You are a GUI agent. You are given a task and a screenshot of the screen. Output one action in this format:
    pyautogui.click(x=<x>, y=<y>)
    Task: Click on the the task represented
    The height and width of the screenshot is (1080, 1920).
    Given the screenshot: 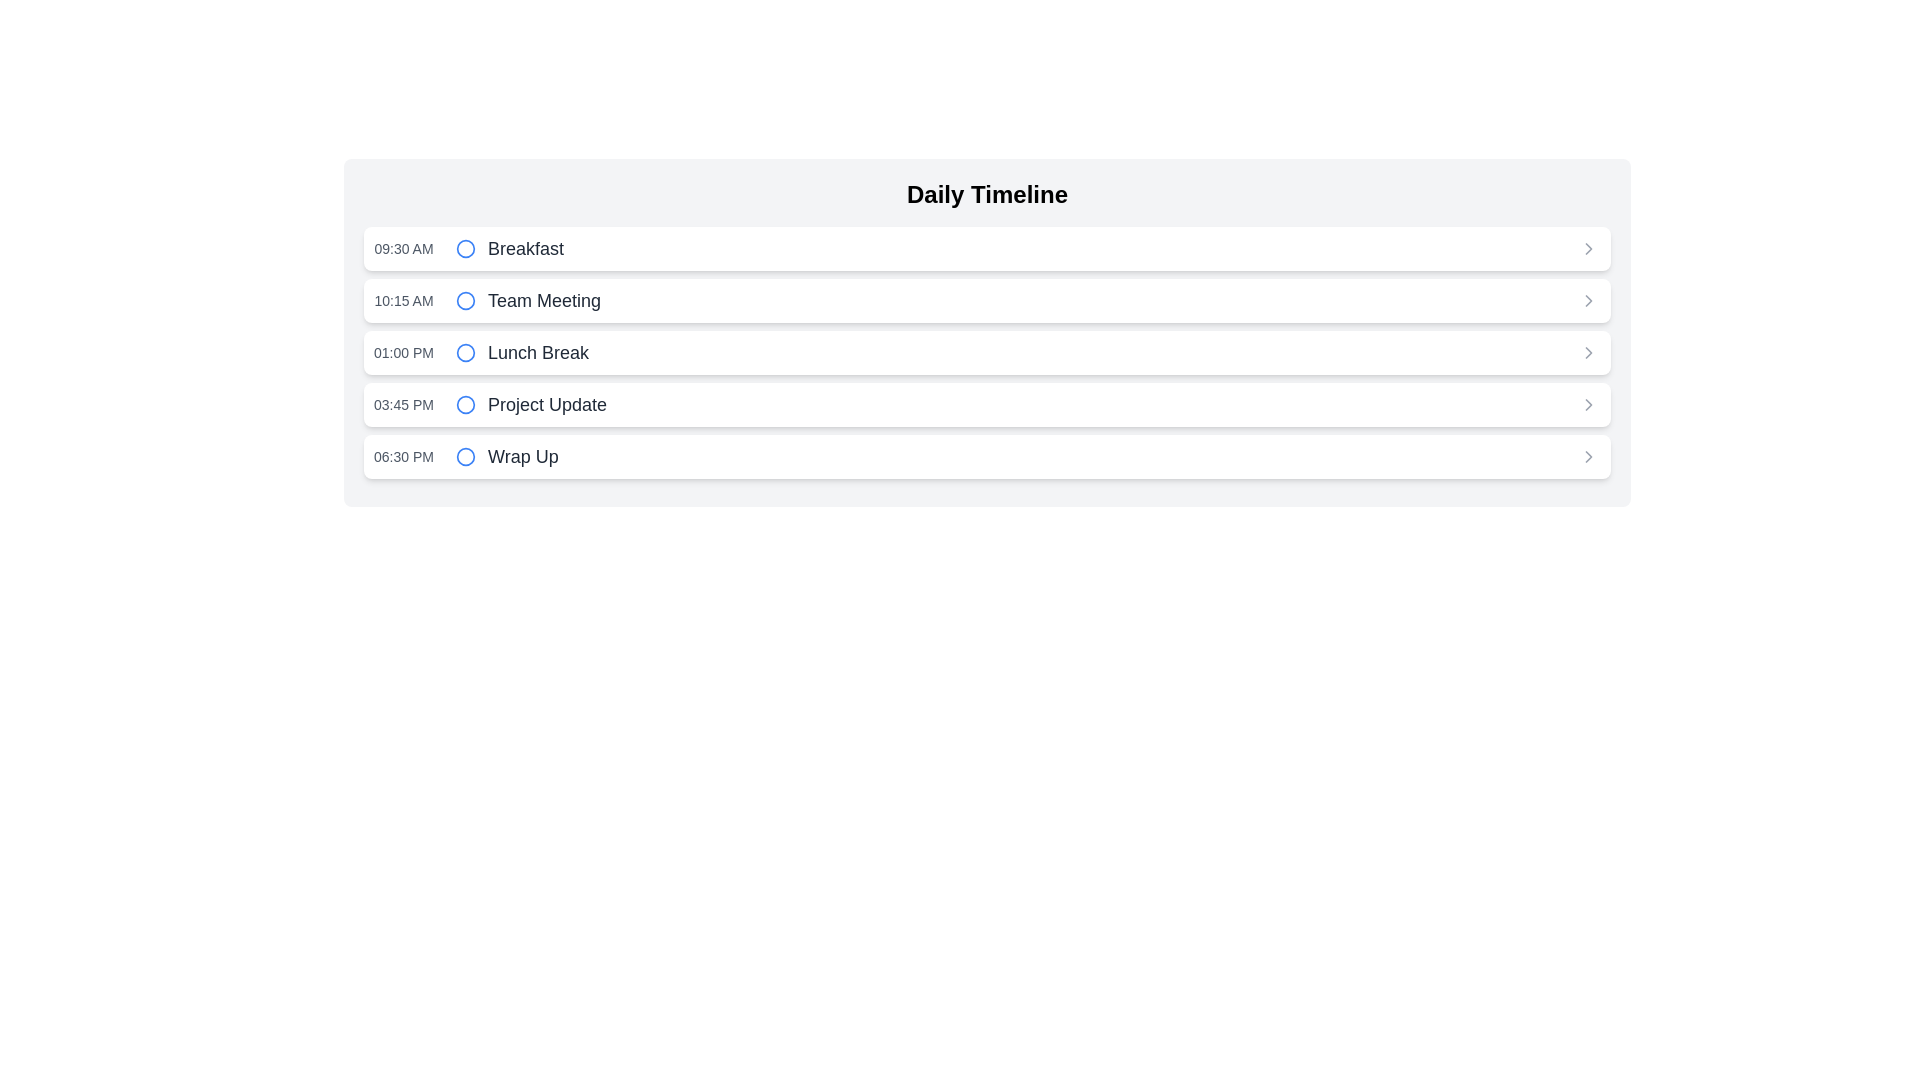 What is the action you would take?
    pyautogui.click(x=464, y=405)
    